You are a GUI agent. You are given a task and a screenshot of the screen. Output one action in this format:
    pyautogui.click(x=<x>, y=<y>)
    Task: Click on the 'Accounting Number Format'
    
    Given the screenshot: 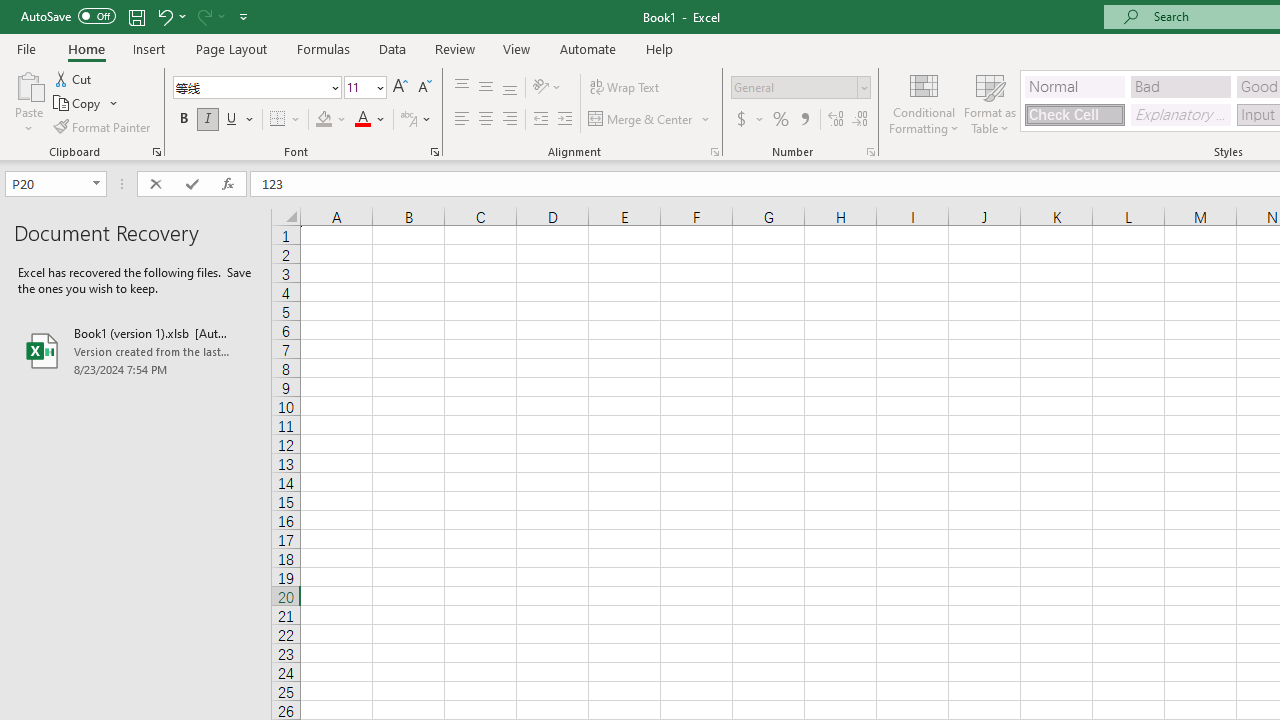 What is the action you would take?
    pyautogui.click(x=748, y=119)
    